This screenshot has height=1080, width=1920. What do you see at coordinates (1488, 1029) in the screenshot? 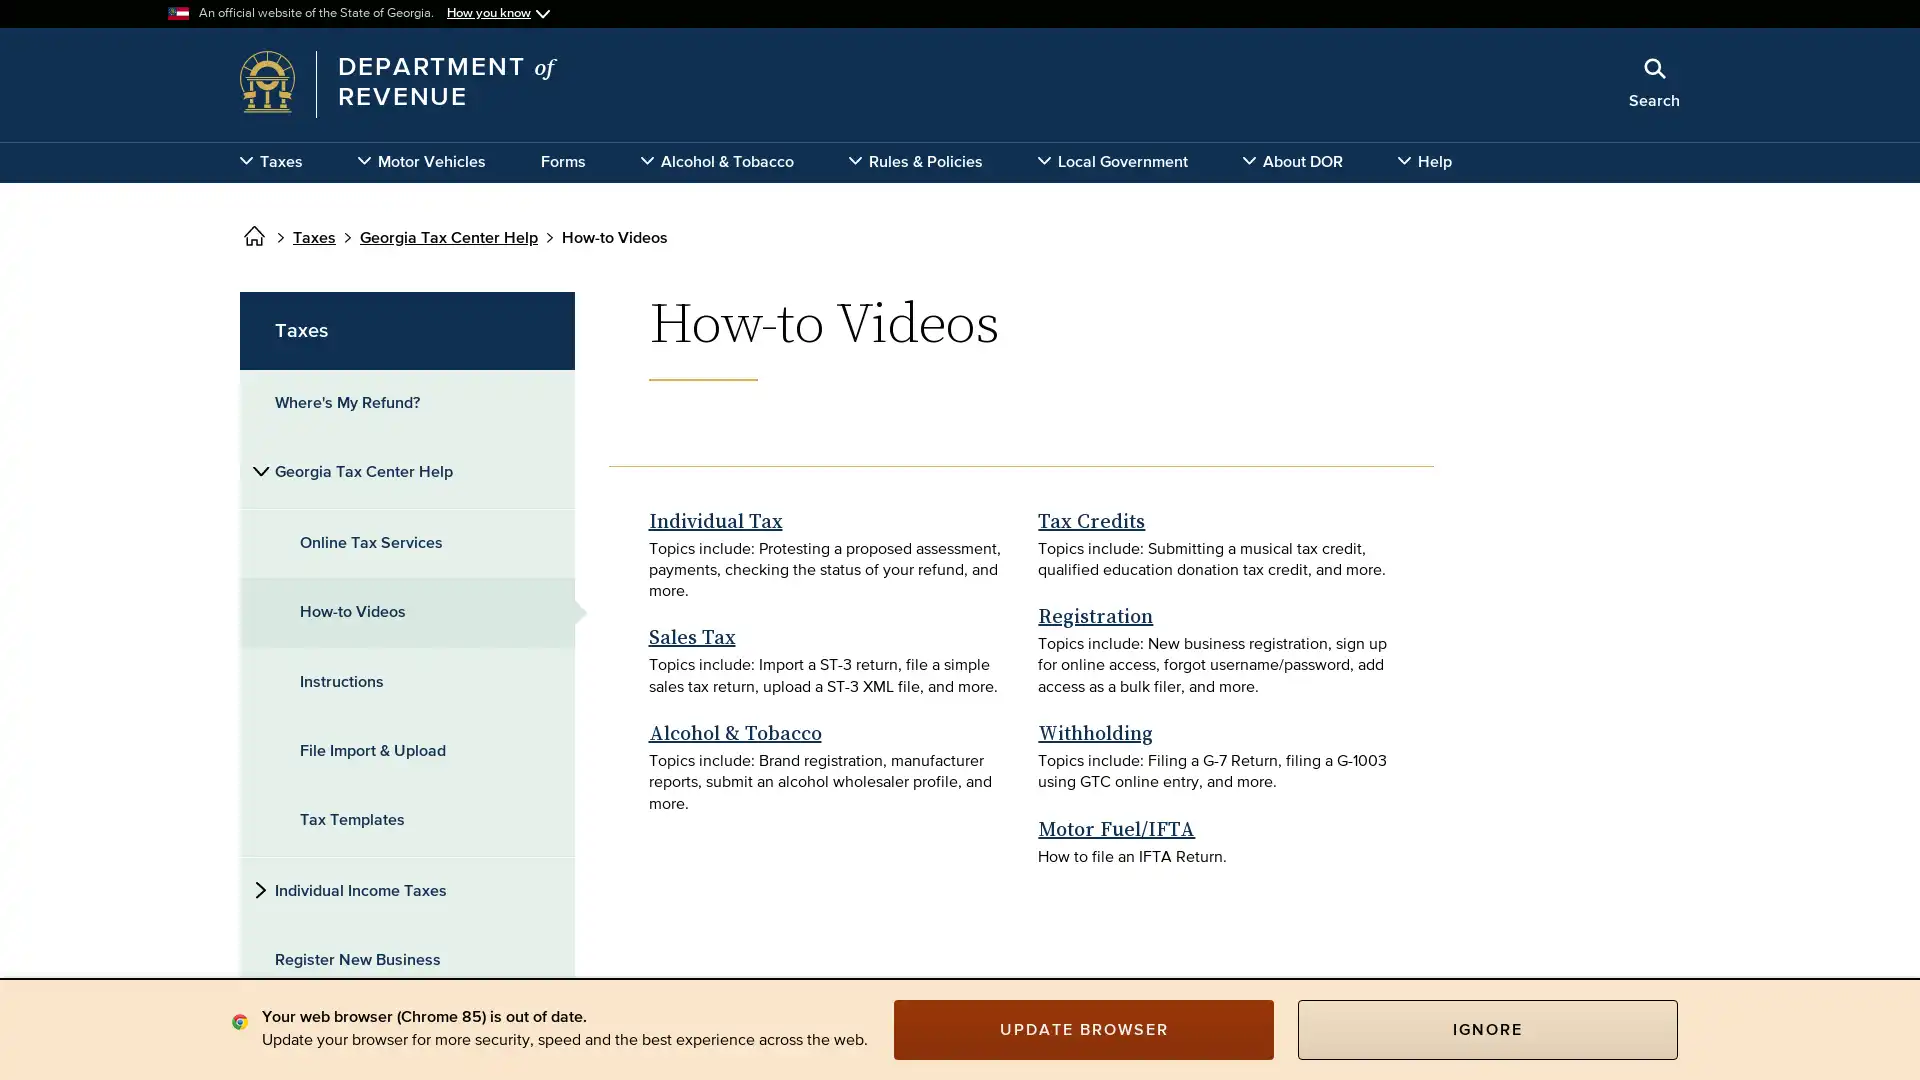
I see `IGNORE` at bounding box center [1488, 1029].